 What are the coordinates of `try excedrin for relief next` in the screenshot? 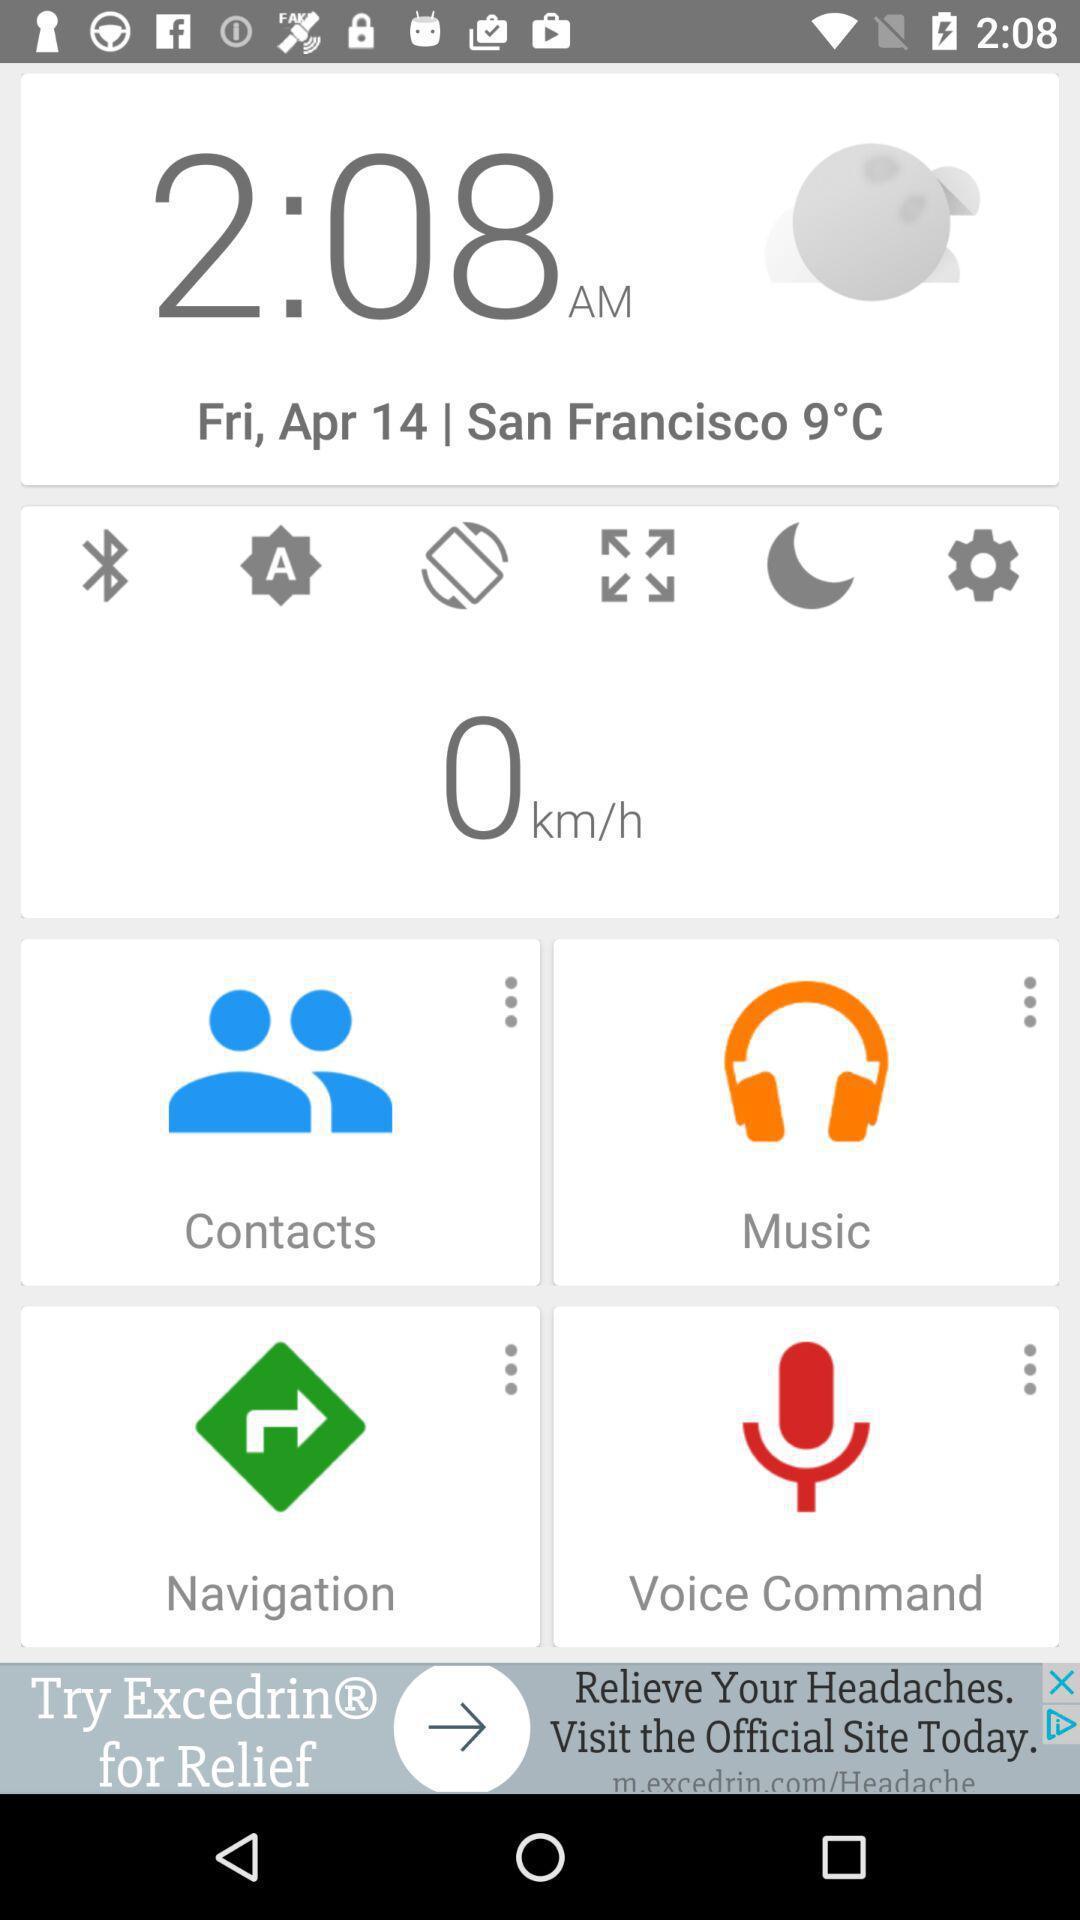 It's located at (540, 1727).